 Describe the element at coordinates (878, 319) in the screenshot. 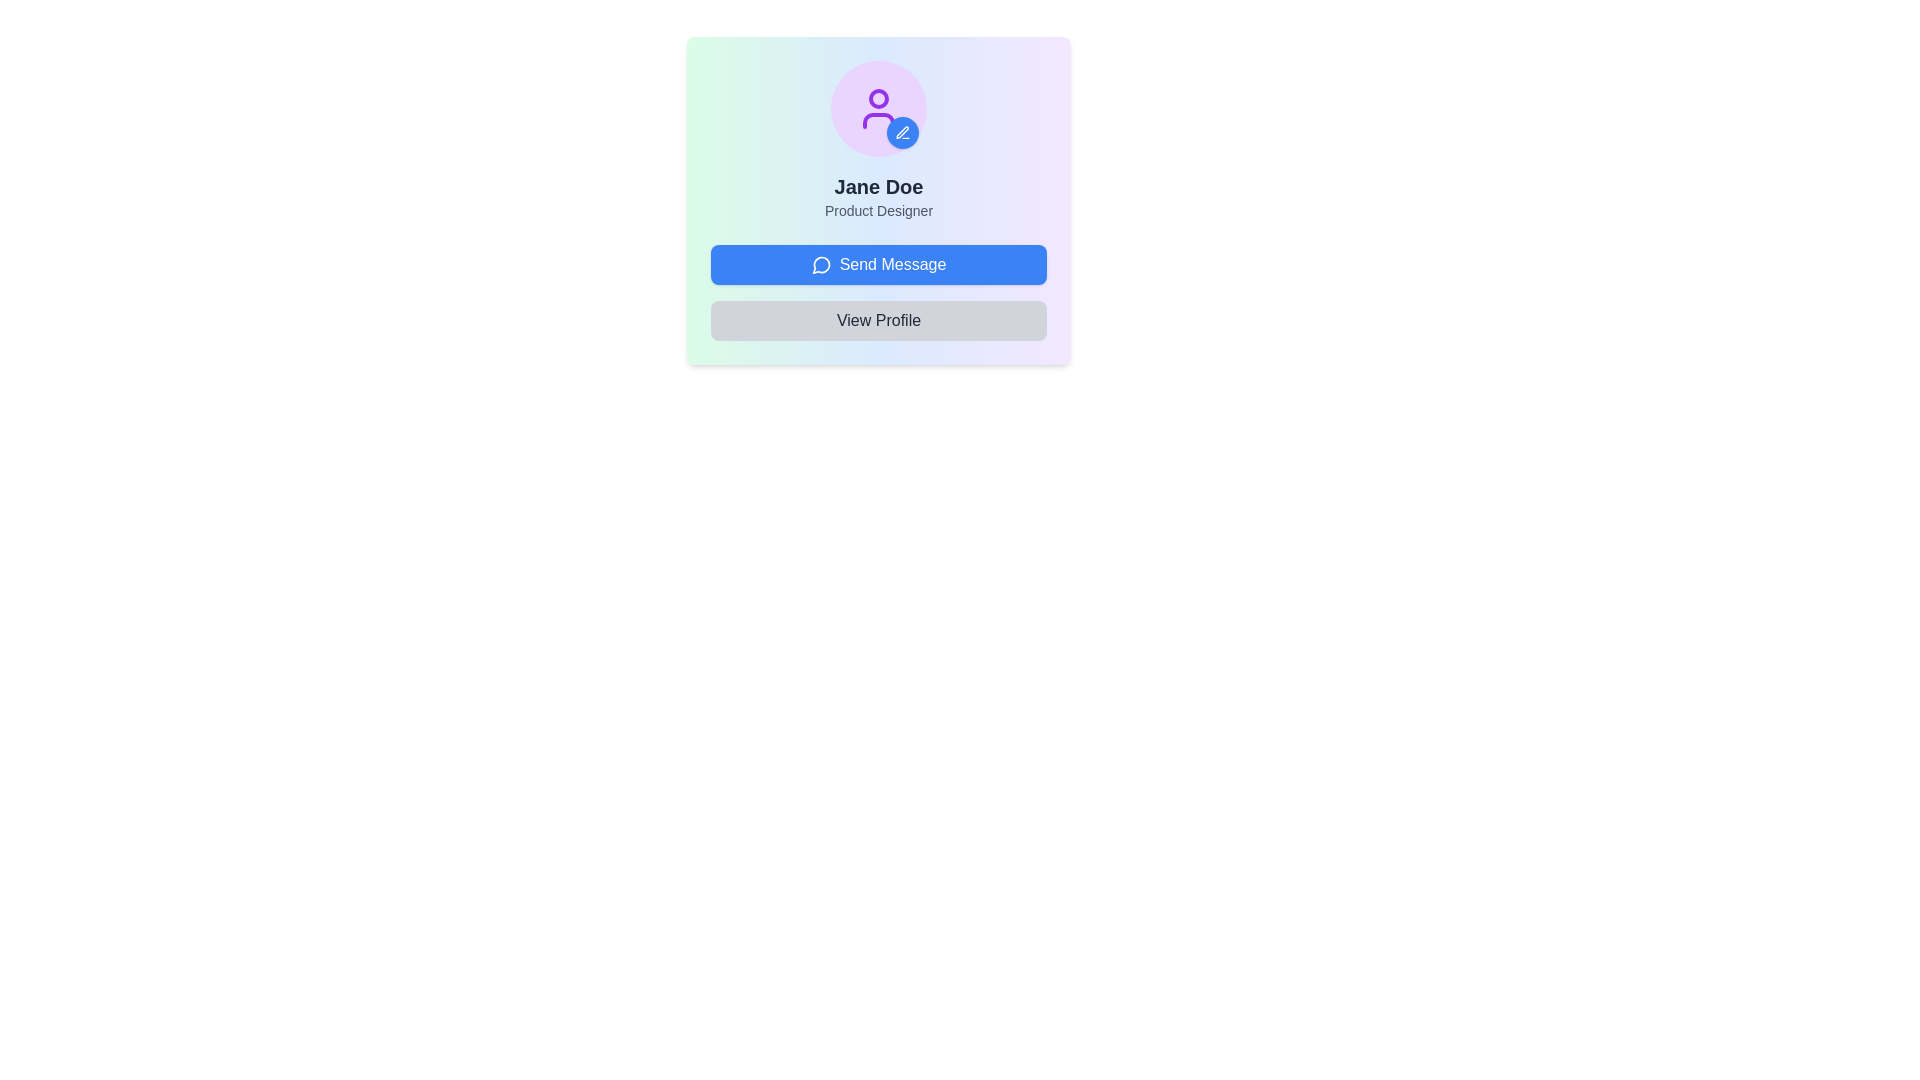

I see `the button located below the 'Send Message' button` at that location.